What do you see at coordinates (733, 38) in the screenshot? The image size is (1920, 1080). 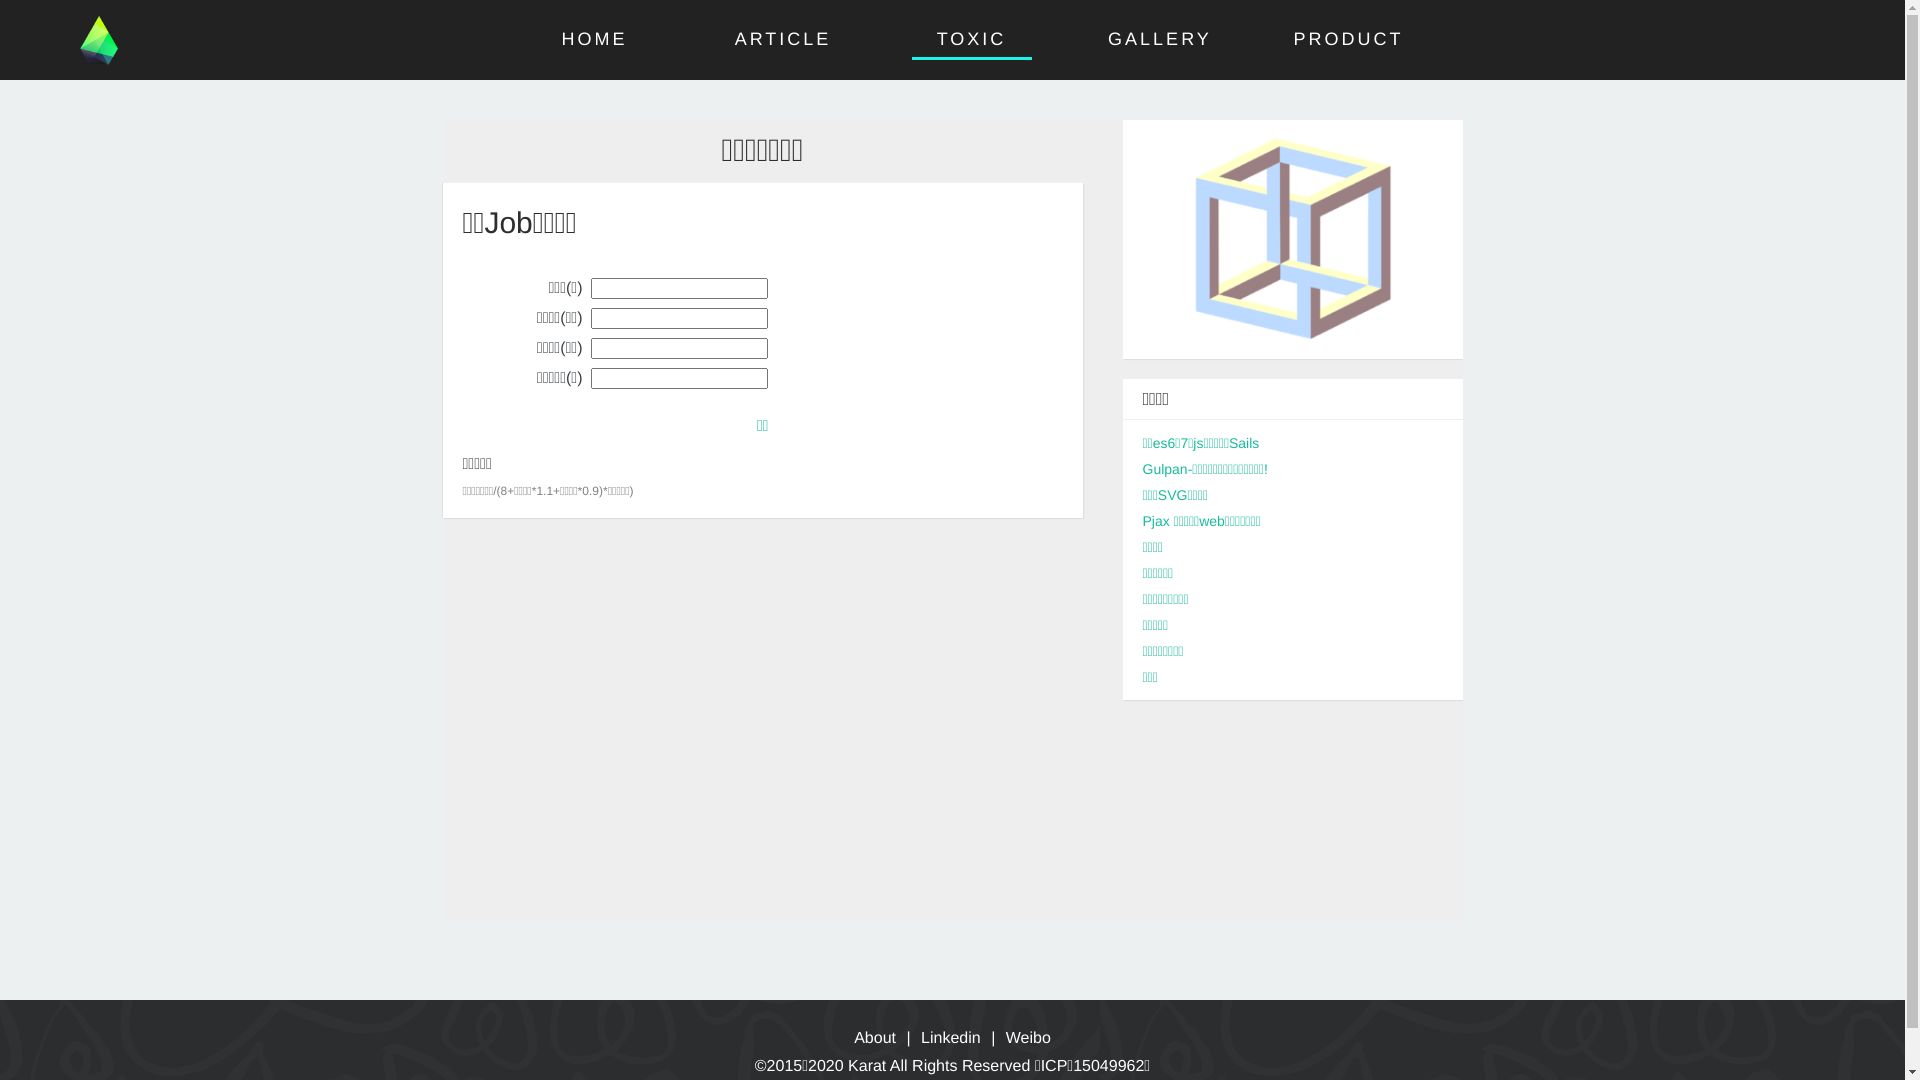 I see `'ARTICLE'` at bounding box center [733, 38].